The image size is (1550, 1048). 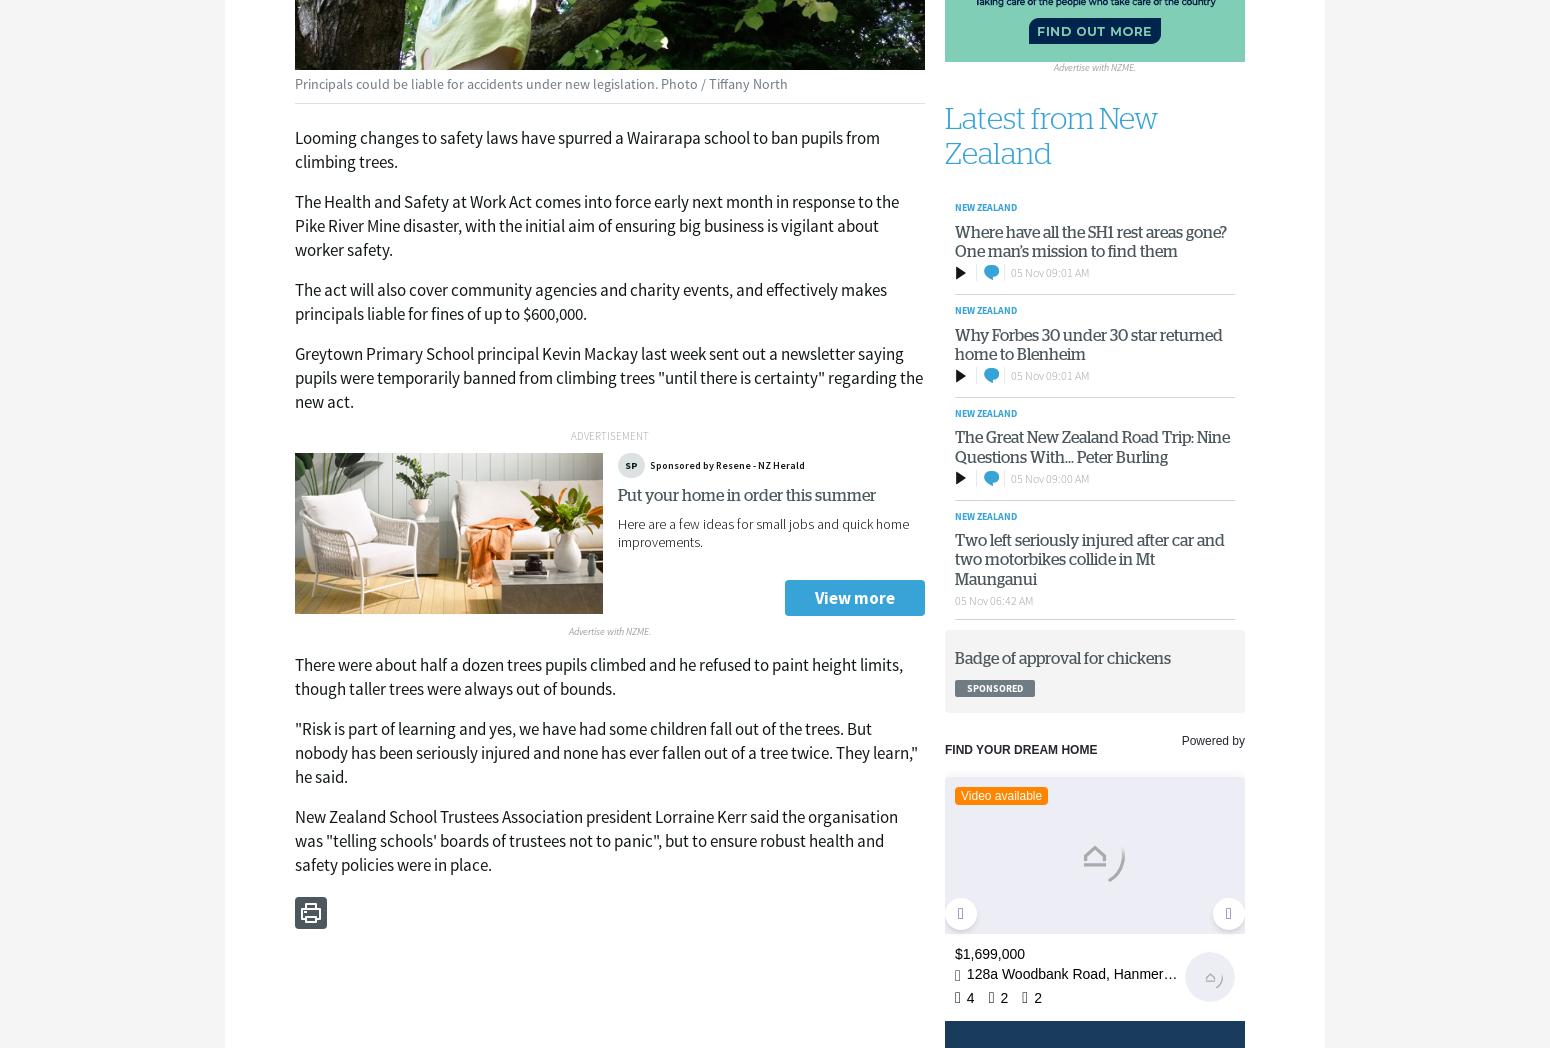 What do you see at coordinates (597, 225) in the screenshot?
I see `'The Health and Safety at Work Act comes into force early next month in response to the Pike River Mine disaster, with the initial aim of ensuring big business is vigilant about worker safety.'` at bounding box center [597, 225].